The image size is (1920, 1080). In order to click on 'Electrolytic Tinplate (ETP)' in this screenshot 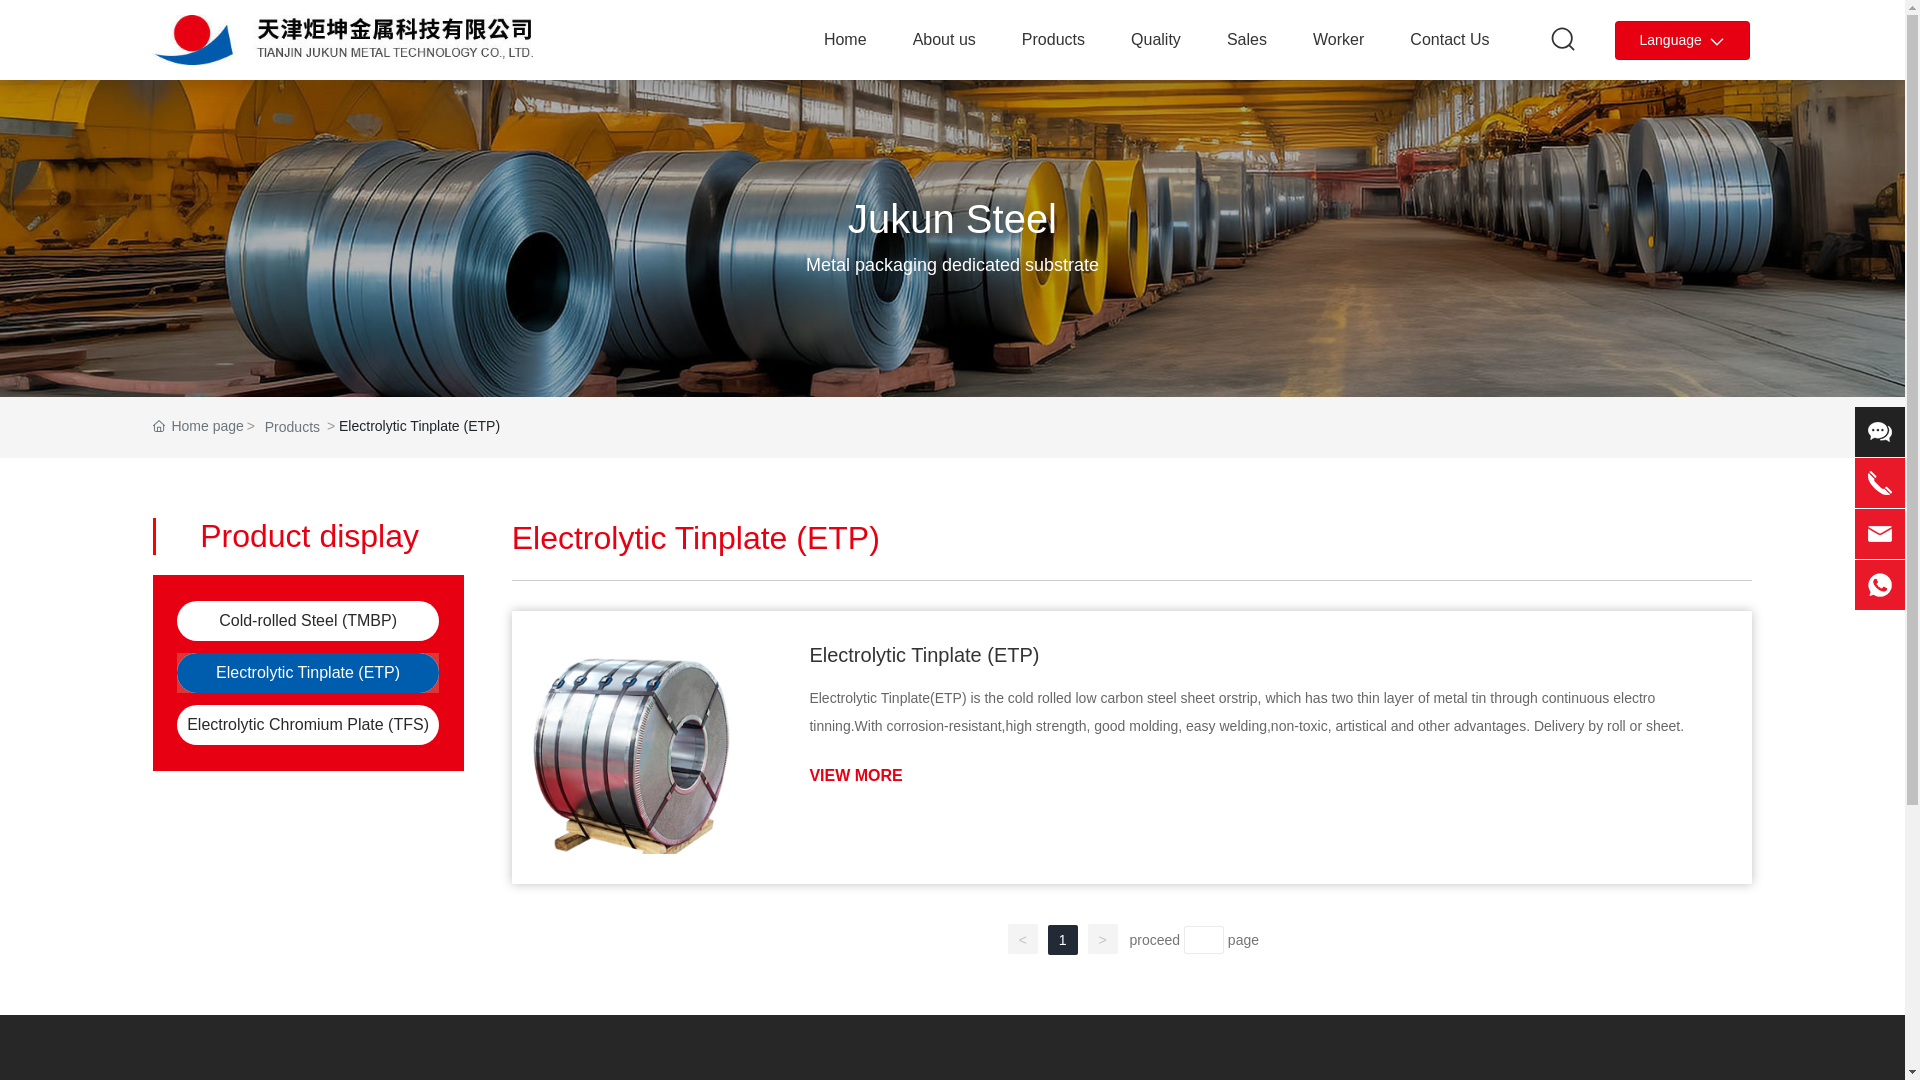, I will do `click(306, 672)`.